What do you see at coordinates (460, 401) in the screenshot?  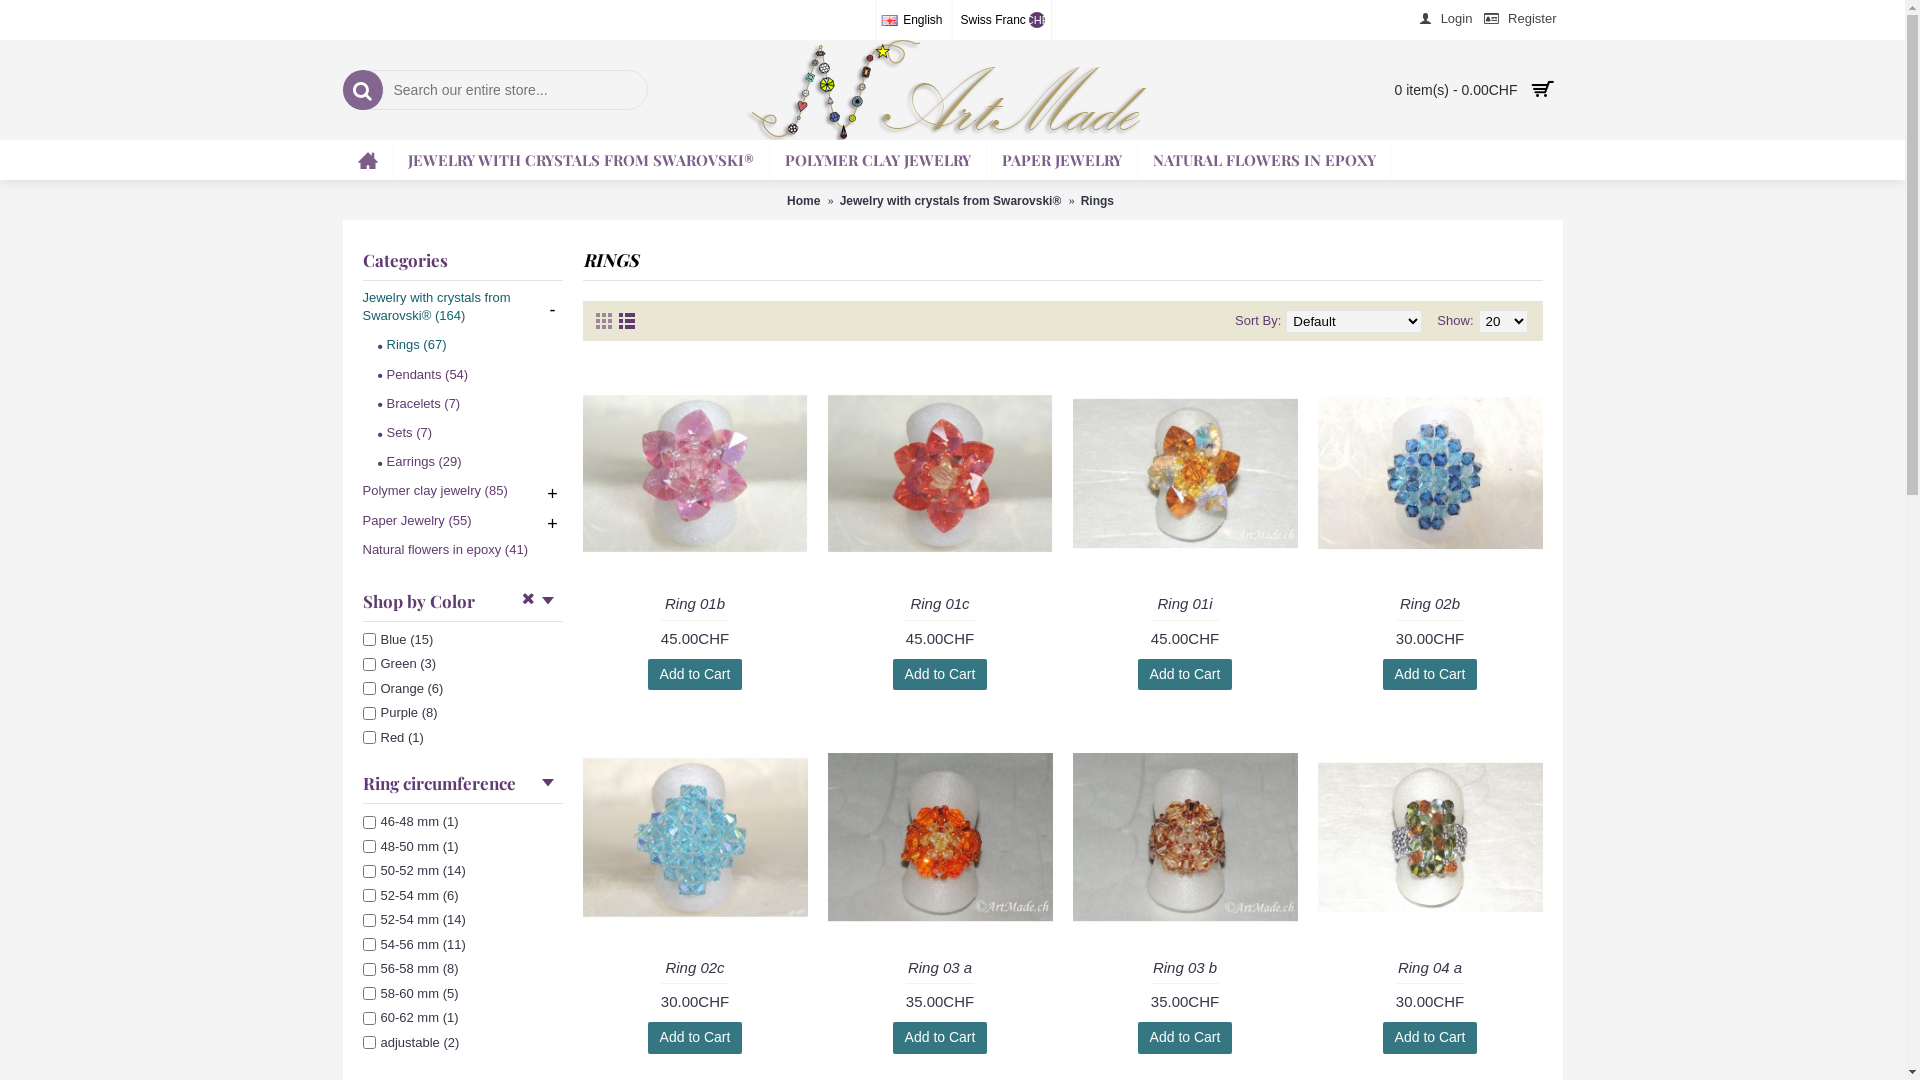 I see `'Bracelets (7)'` at bounding box center [460, 401].